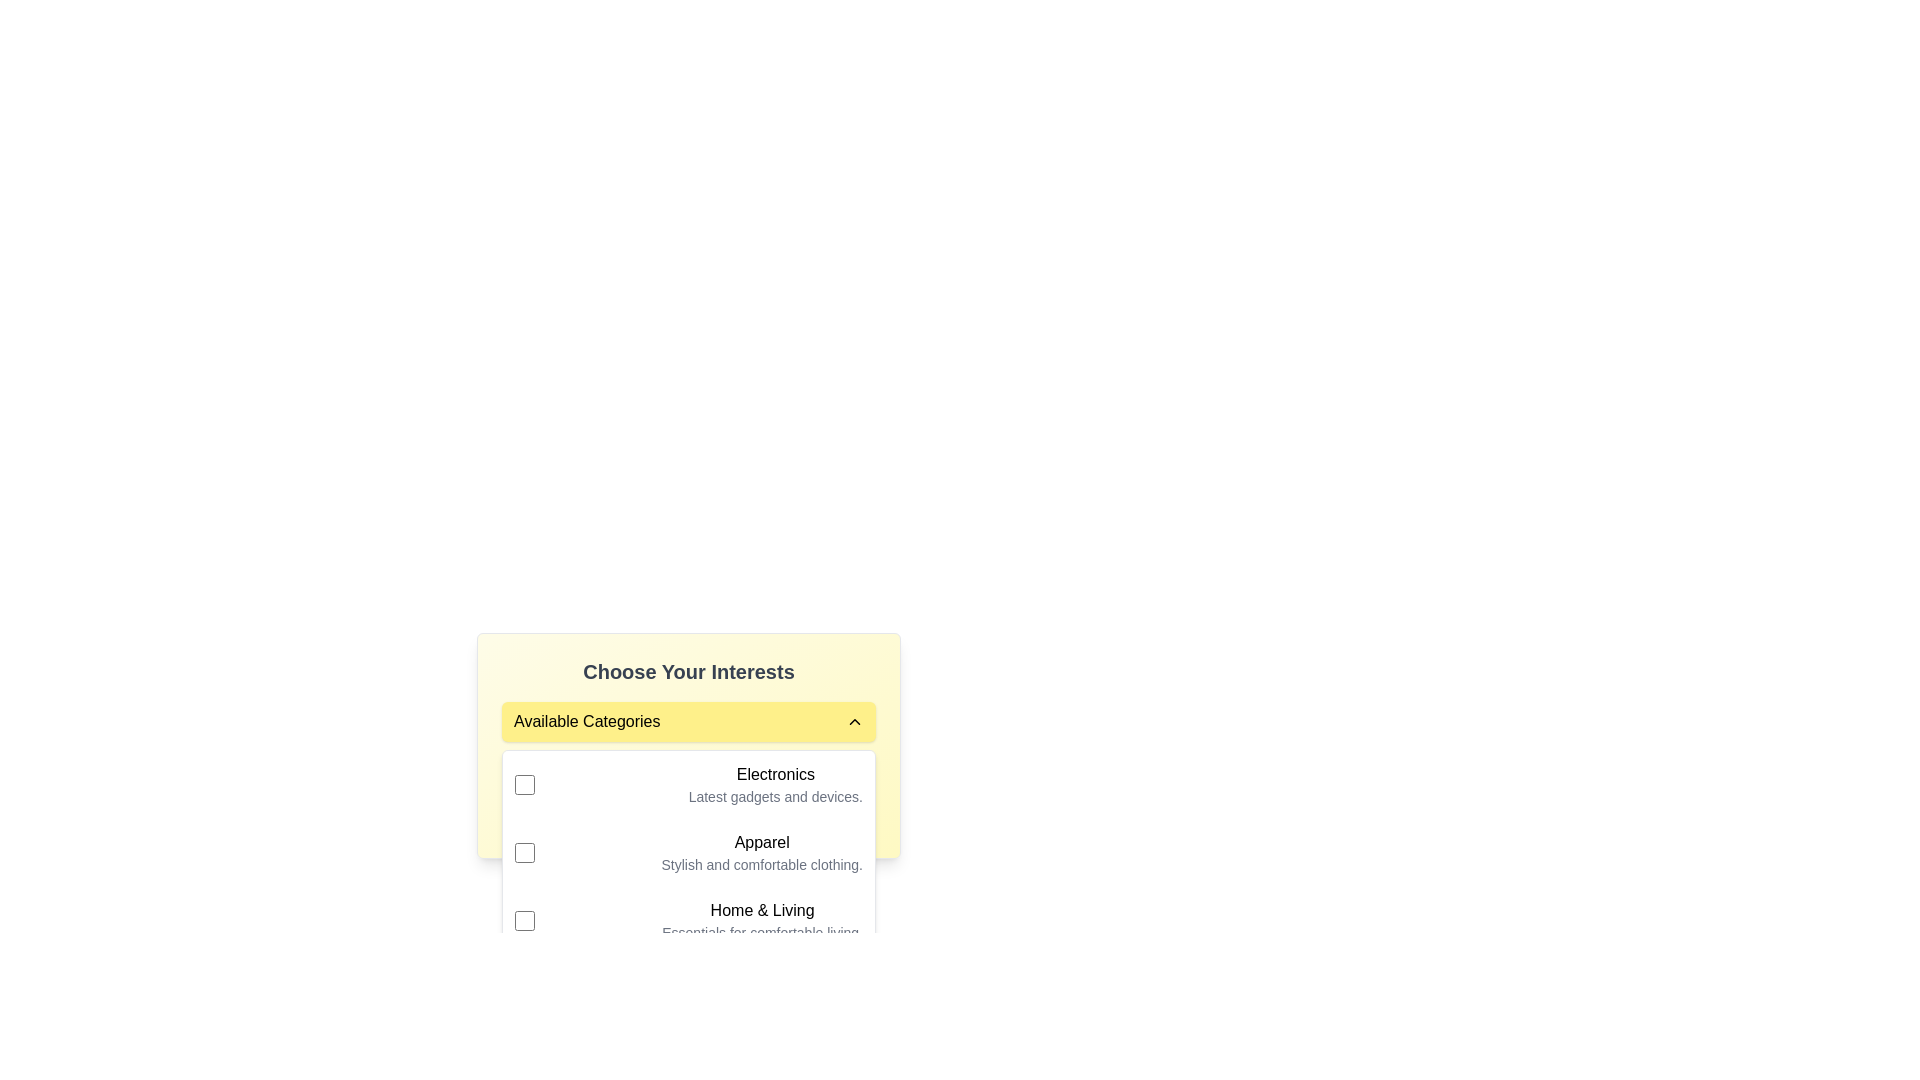 Image resolution: width=1920 pixels, height=1080 pixels. I want to click on the light yellow rectangular dropdown menu labeled 'Available Categories', so click(689, 745).